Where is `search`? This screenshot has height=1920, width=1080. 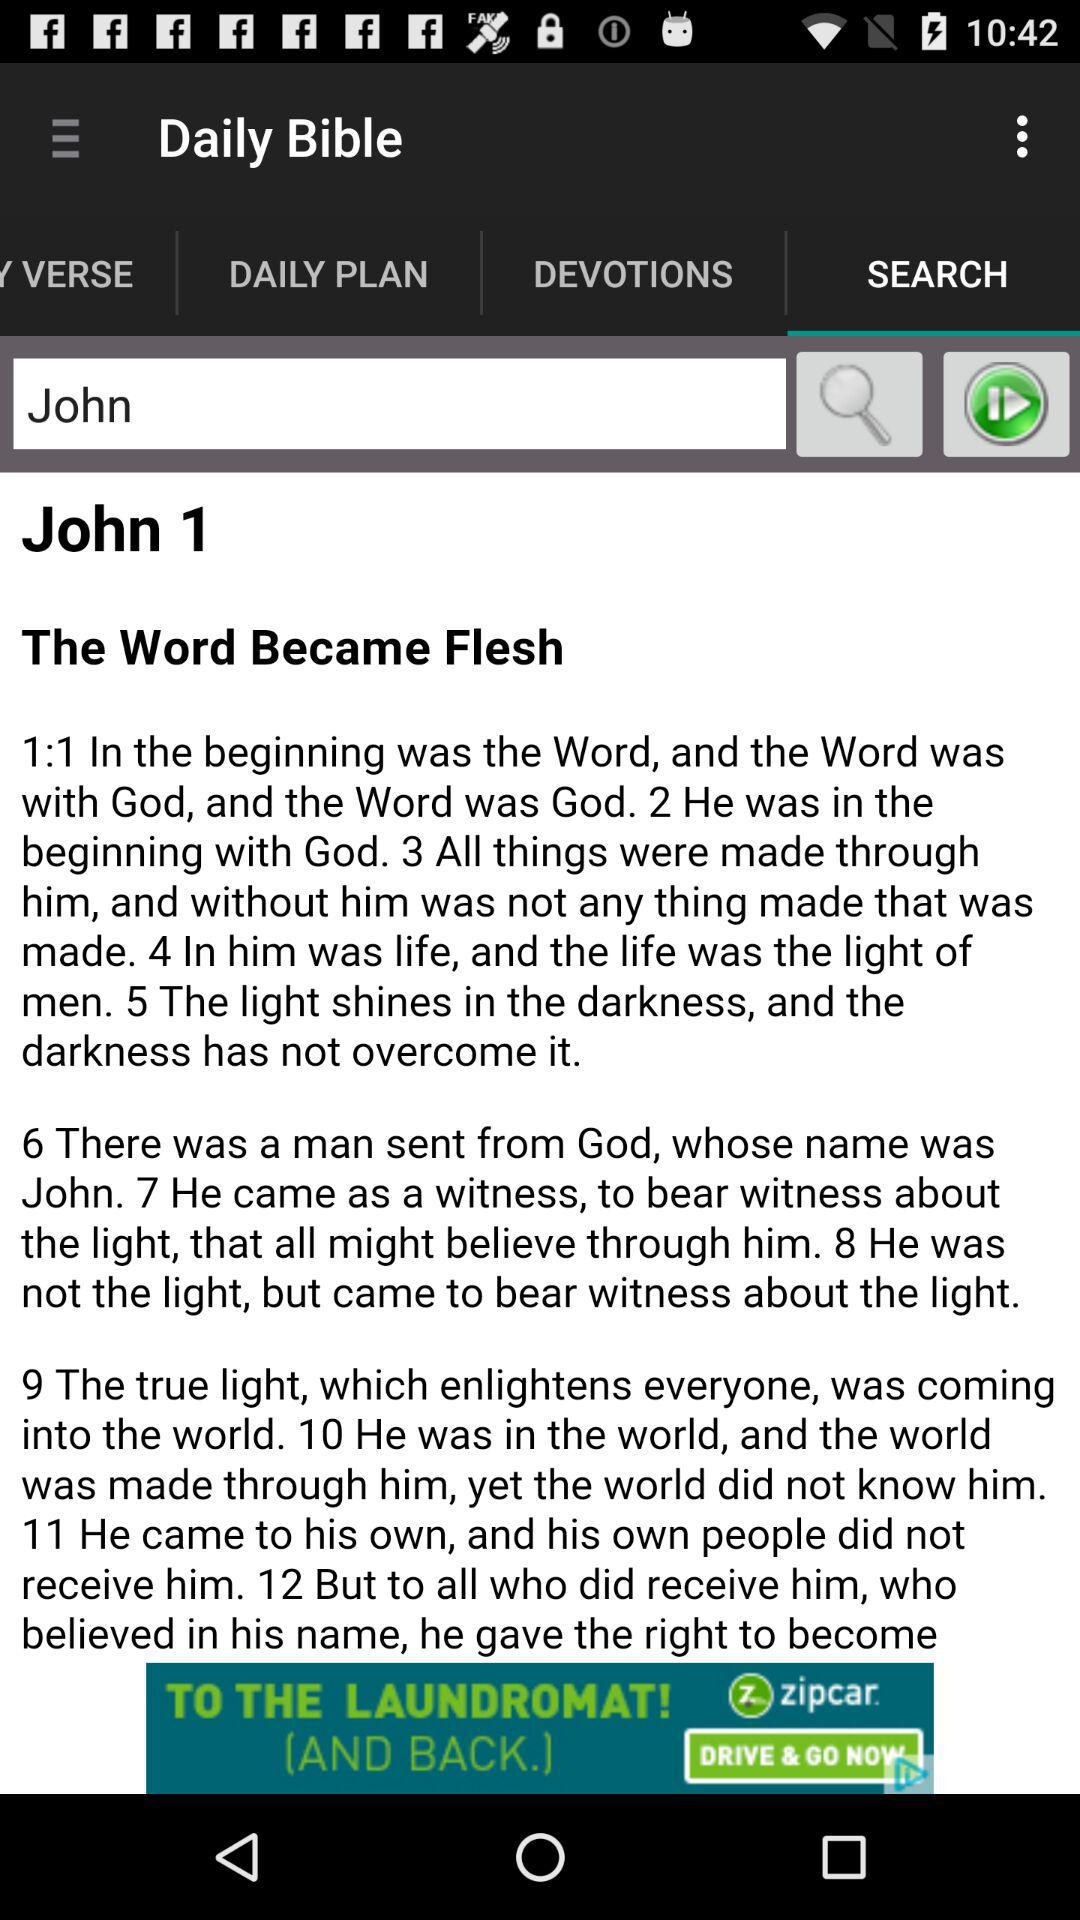 search is located at coordinates (858, 403).